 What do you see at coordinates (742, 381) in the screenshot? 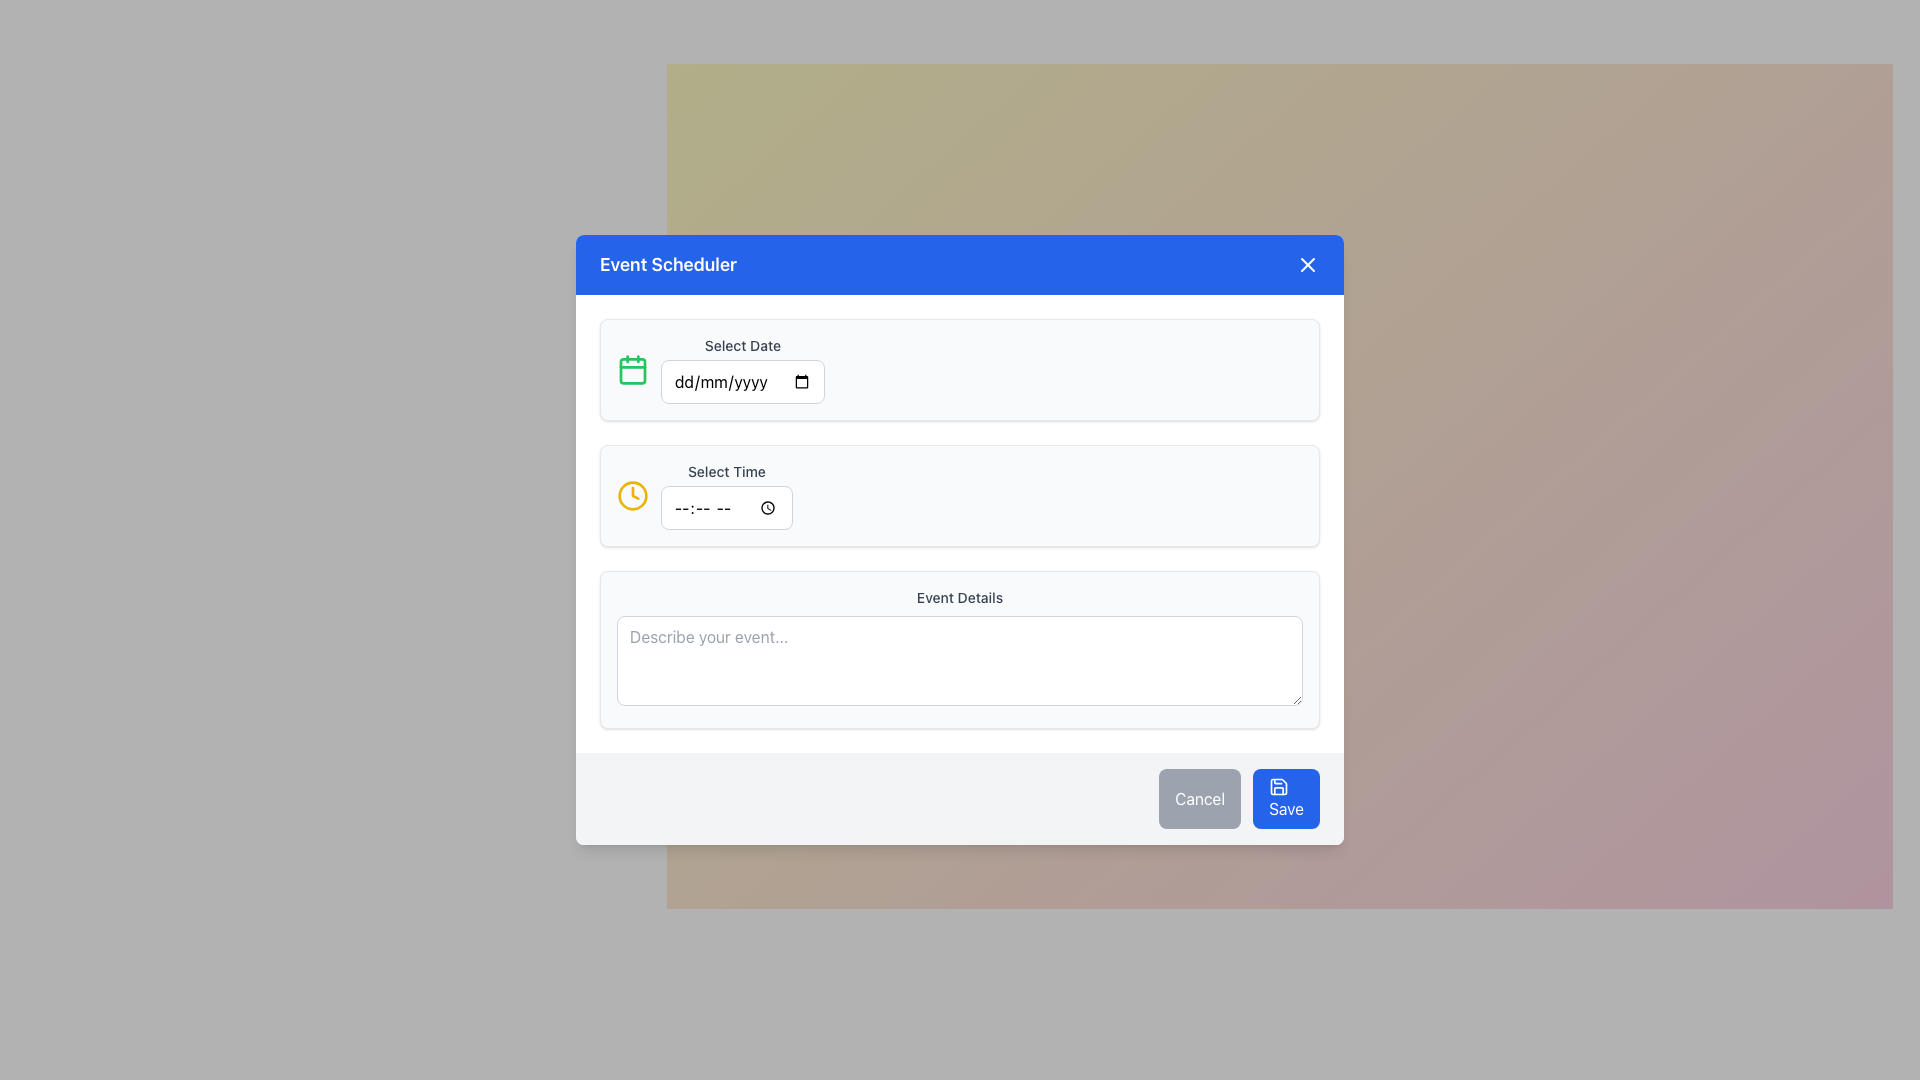
I see `the Date input field located` at bounding box center [742, 381].